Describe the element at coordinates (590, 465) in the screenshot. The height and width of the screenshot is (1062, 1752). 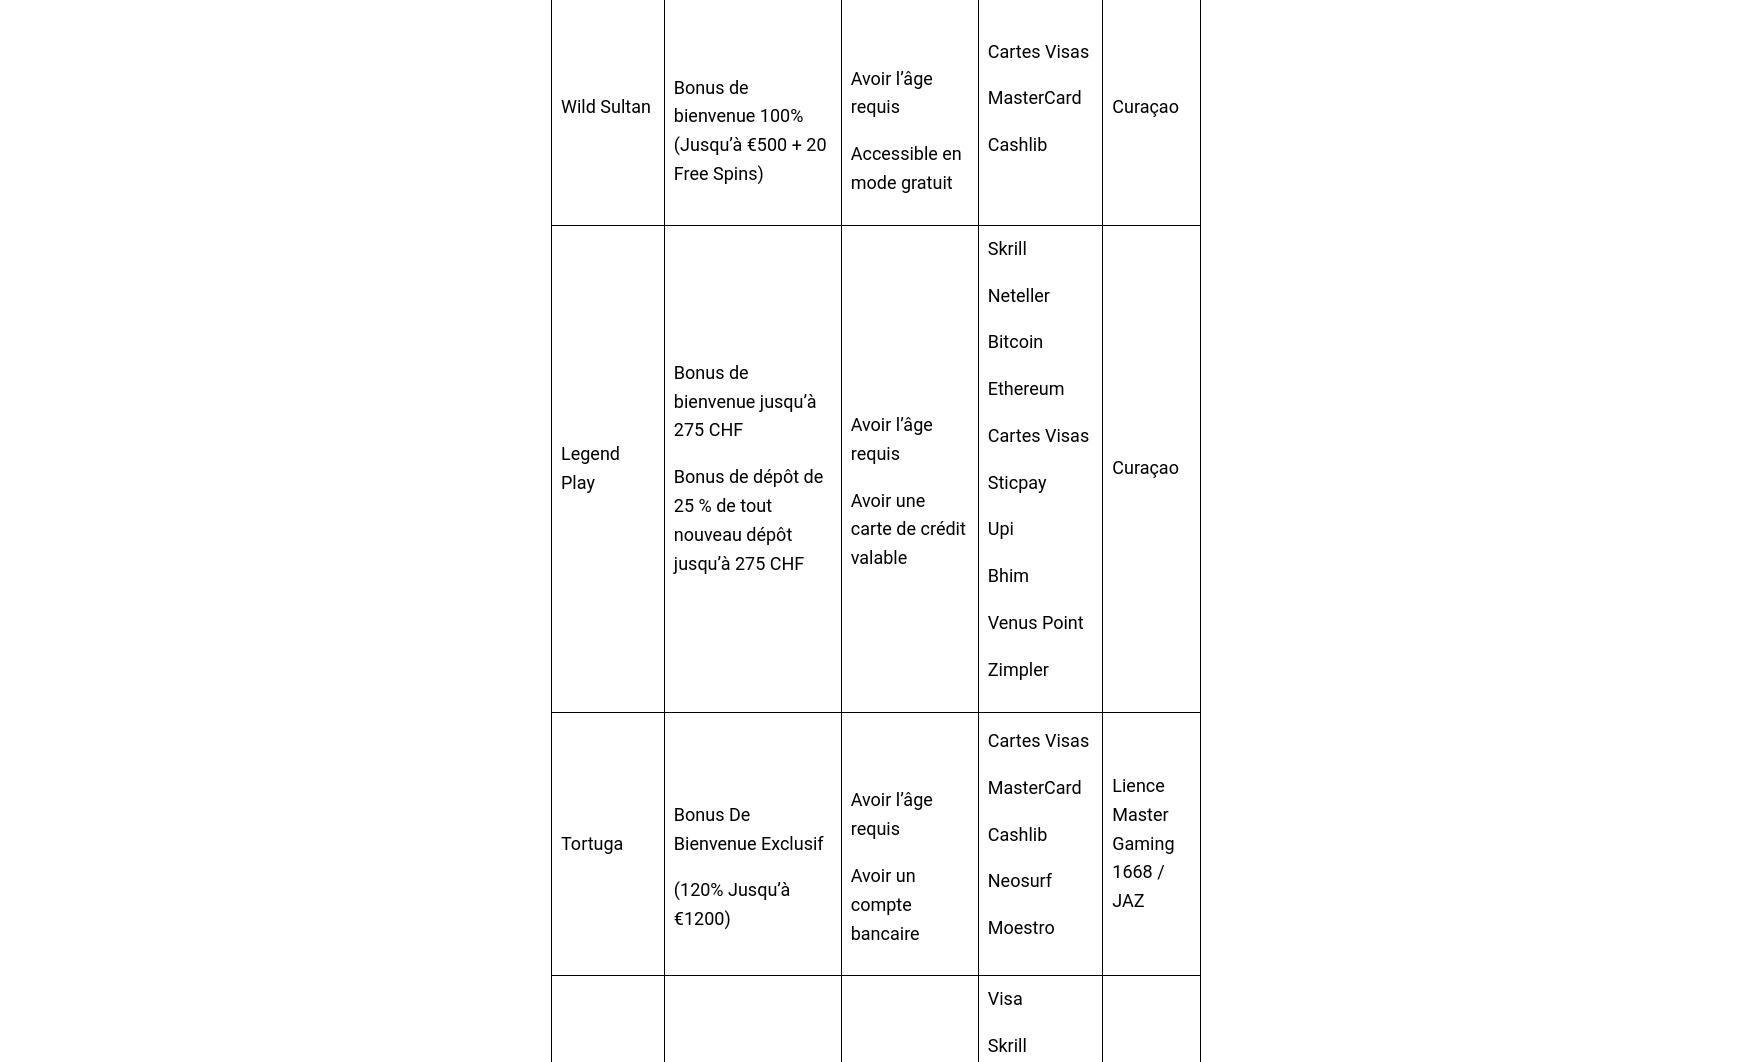
I see `'Legend Play'` at that location.